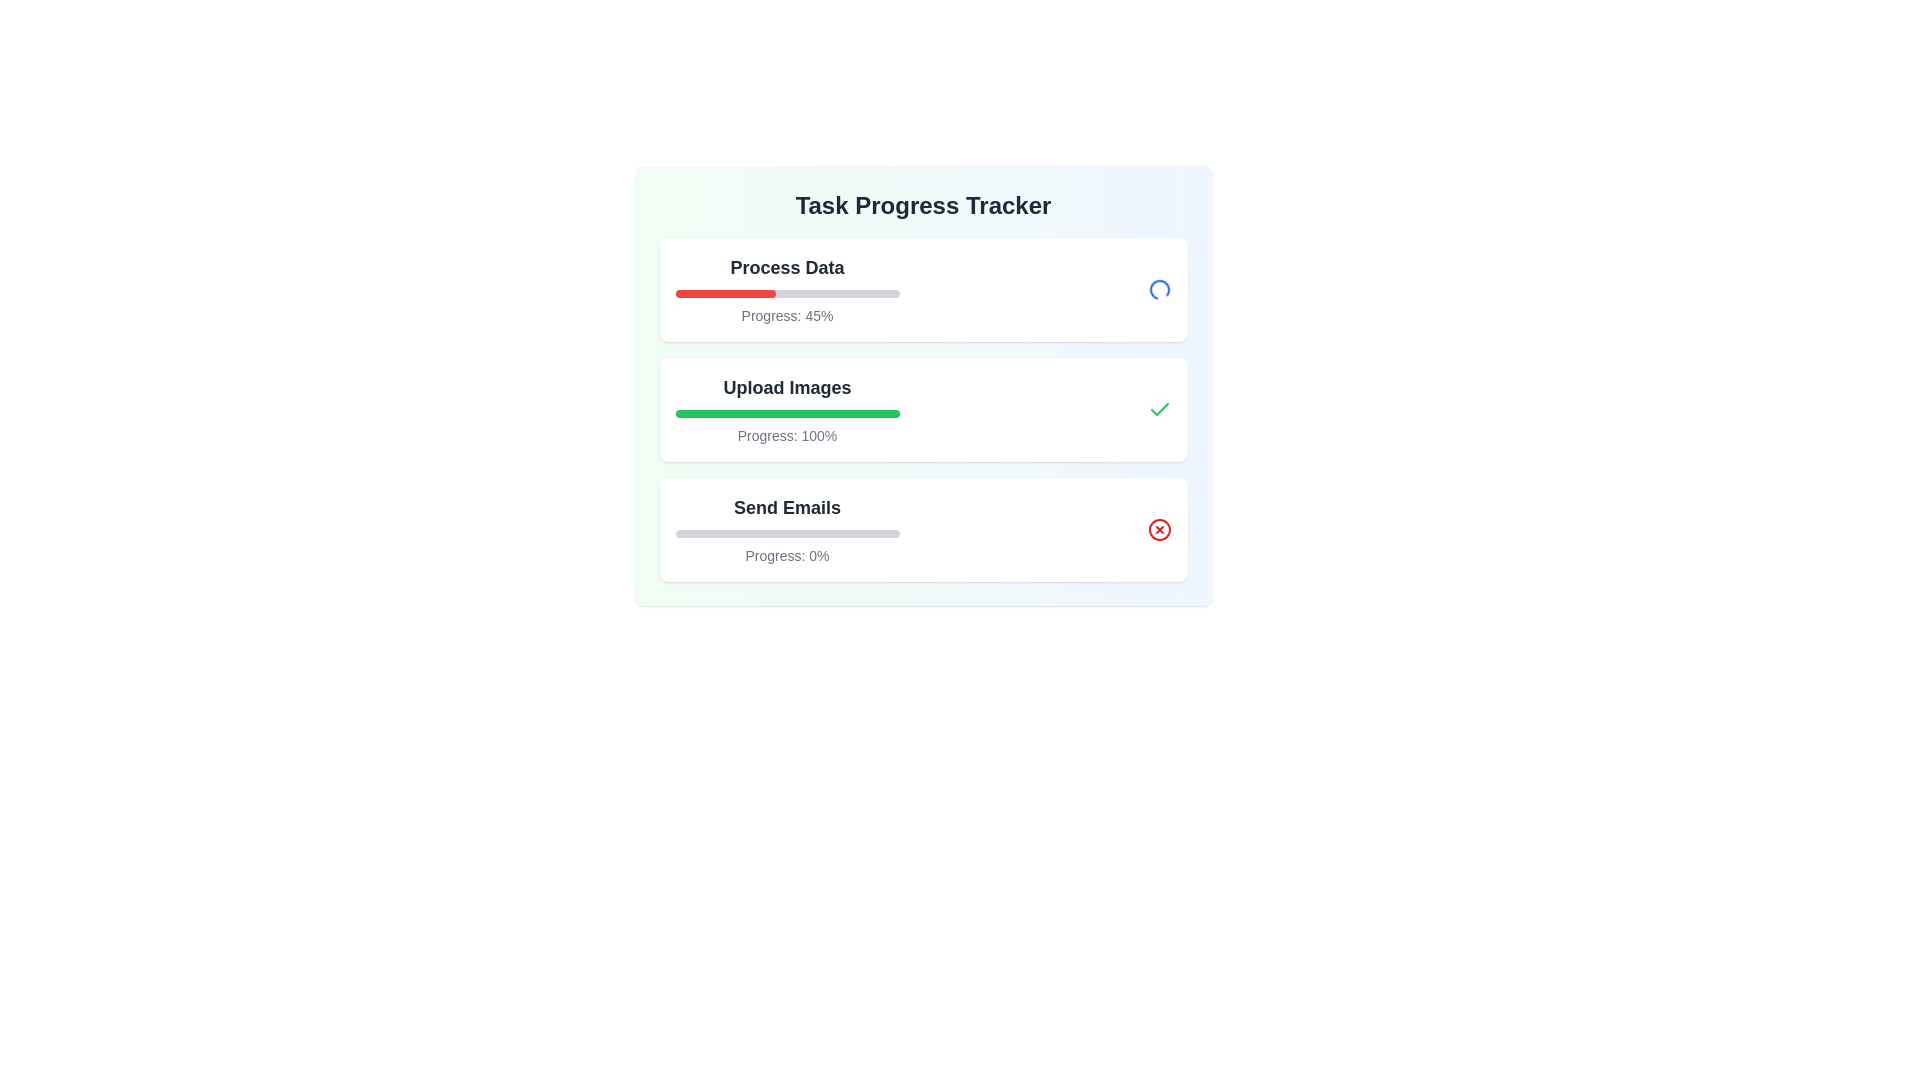  What do you see at coordinates (786, 388) in the screenshot?
I see `the text label that displays 'Upload Images' in bold, large dark gray font, positioned above the progress bar in the 'Task Progress Tracker' interface` at bounding box center [786, 388].